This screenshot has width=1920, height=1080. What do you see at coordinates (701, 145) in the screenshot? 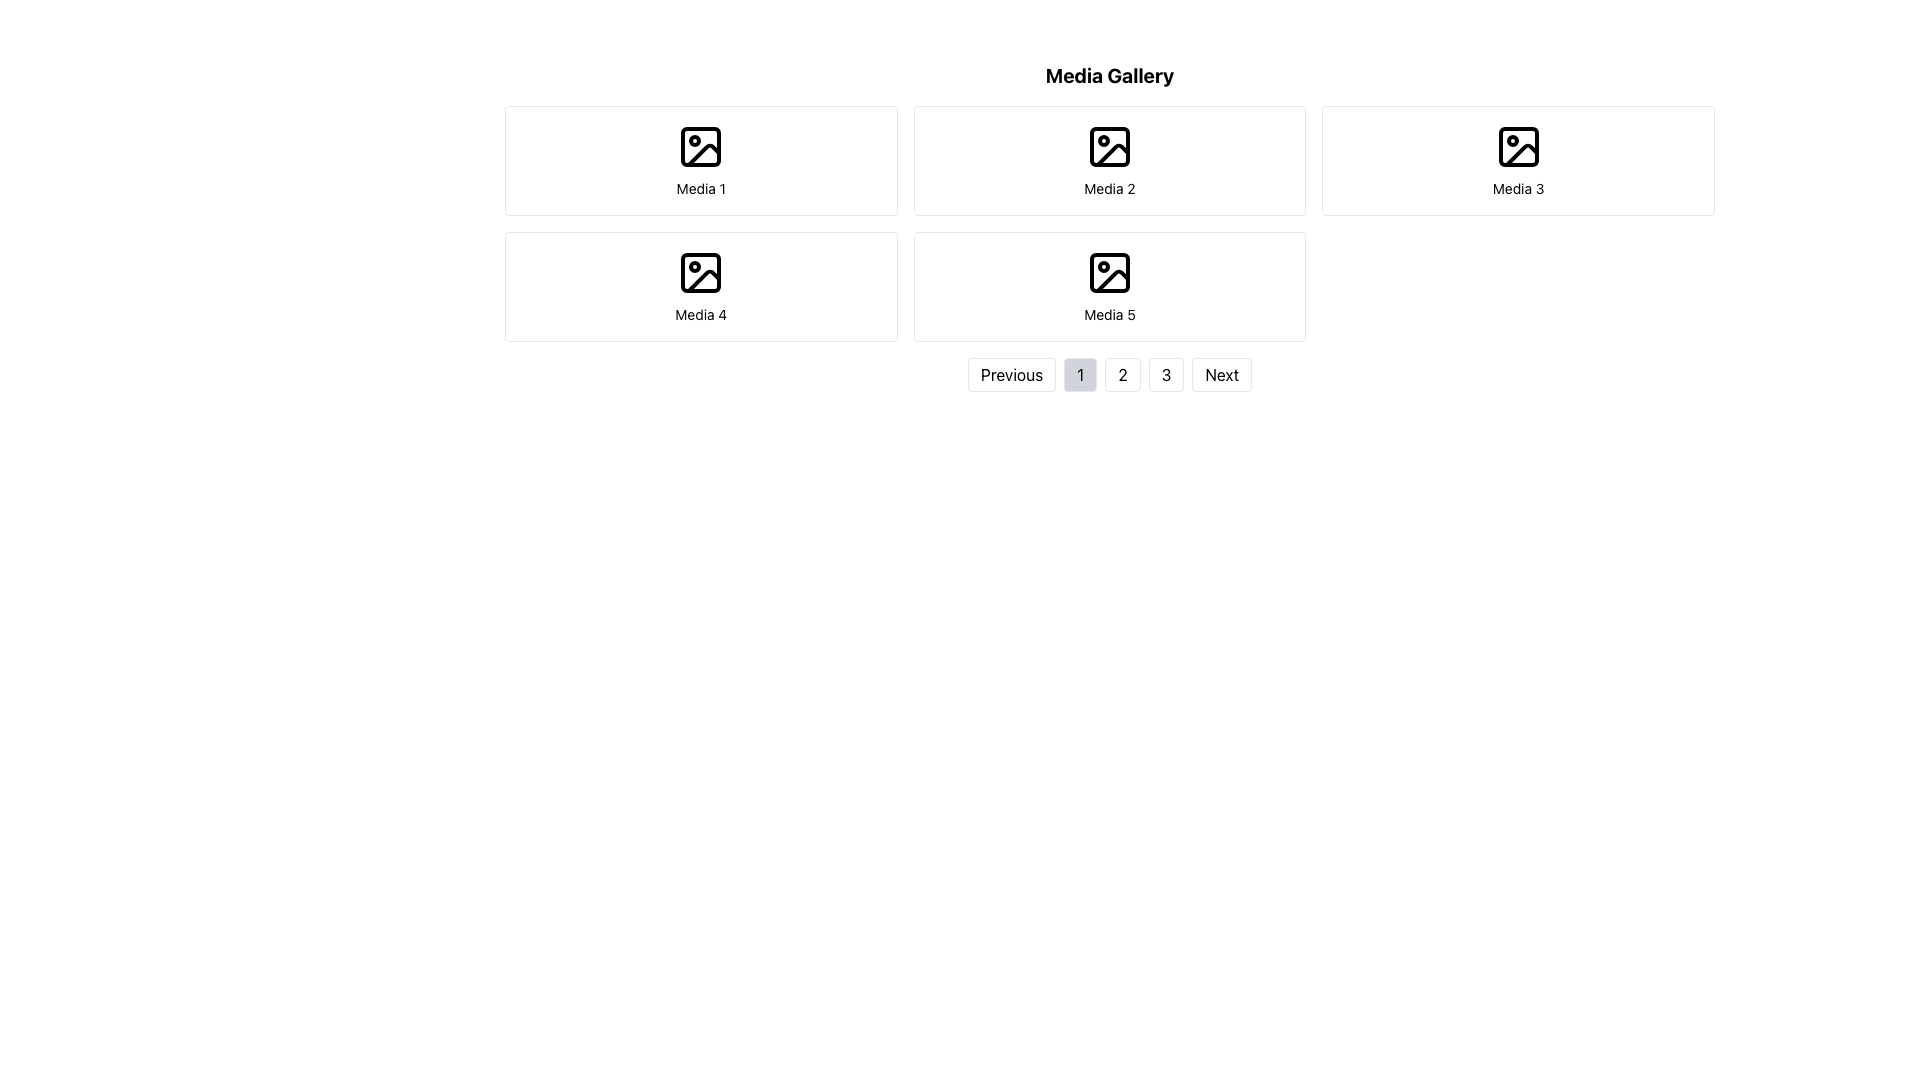
I see `the decorative graphic element with rounded corners located at the top-left corner of the 'Media 1' icon, which represents an image` at bounding box center [701, 145].